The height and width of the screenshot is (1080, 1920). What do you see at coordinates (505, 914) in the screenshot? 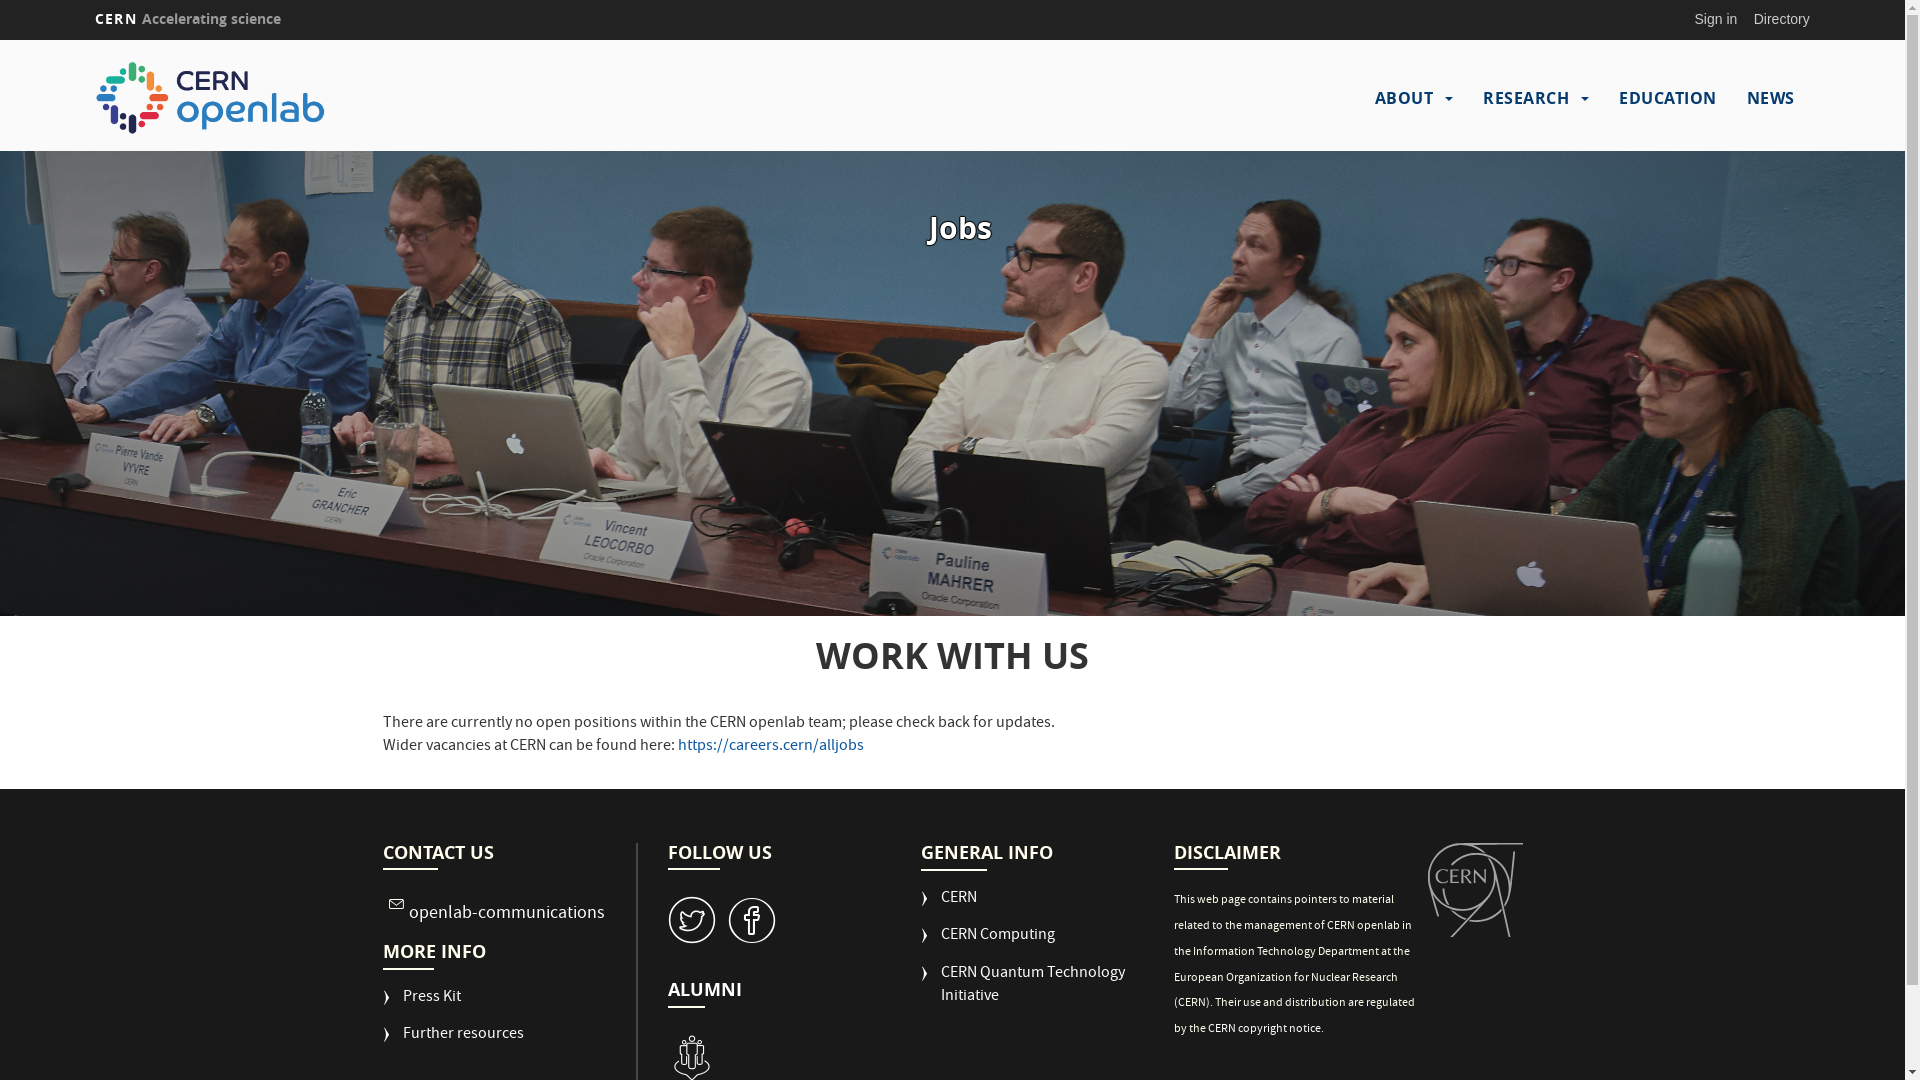
I see `'openlab-communications'` at bounding box center [505, 914].